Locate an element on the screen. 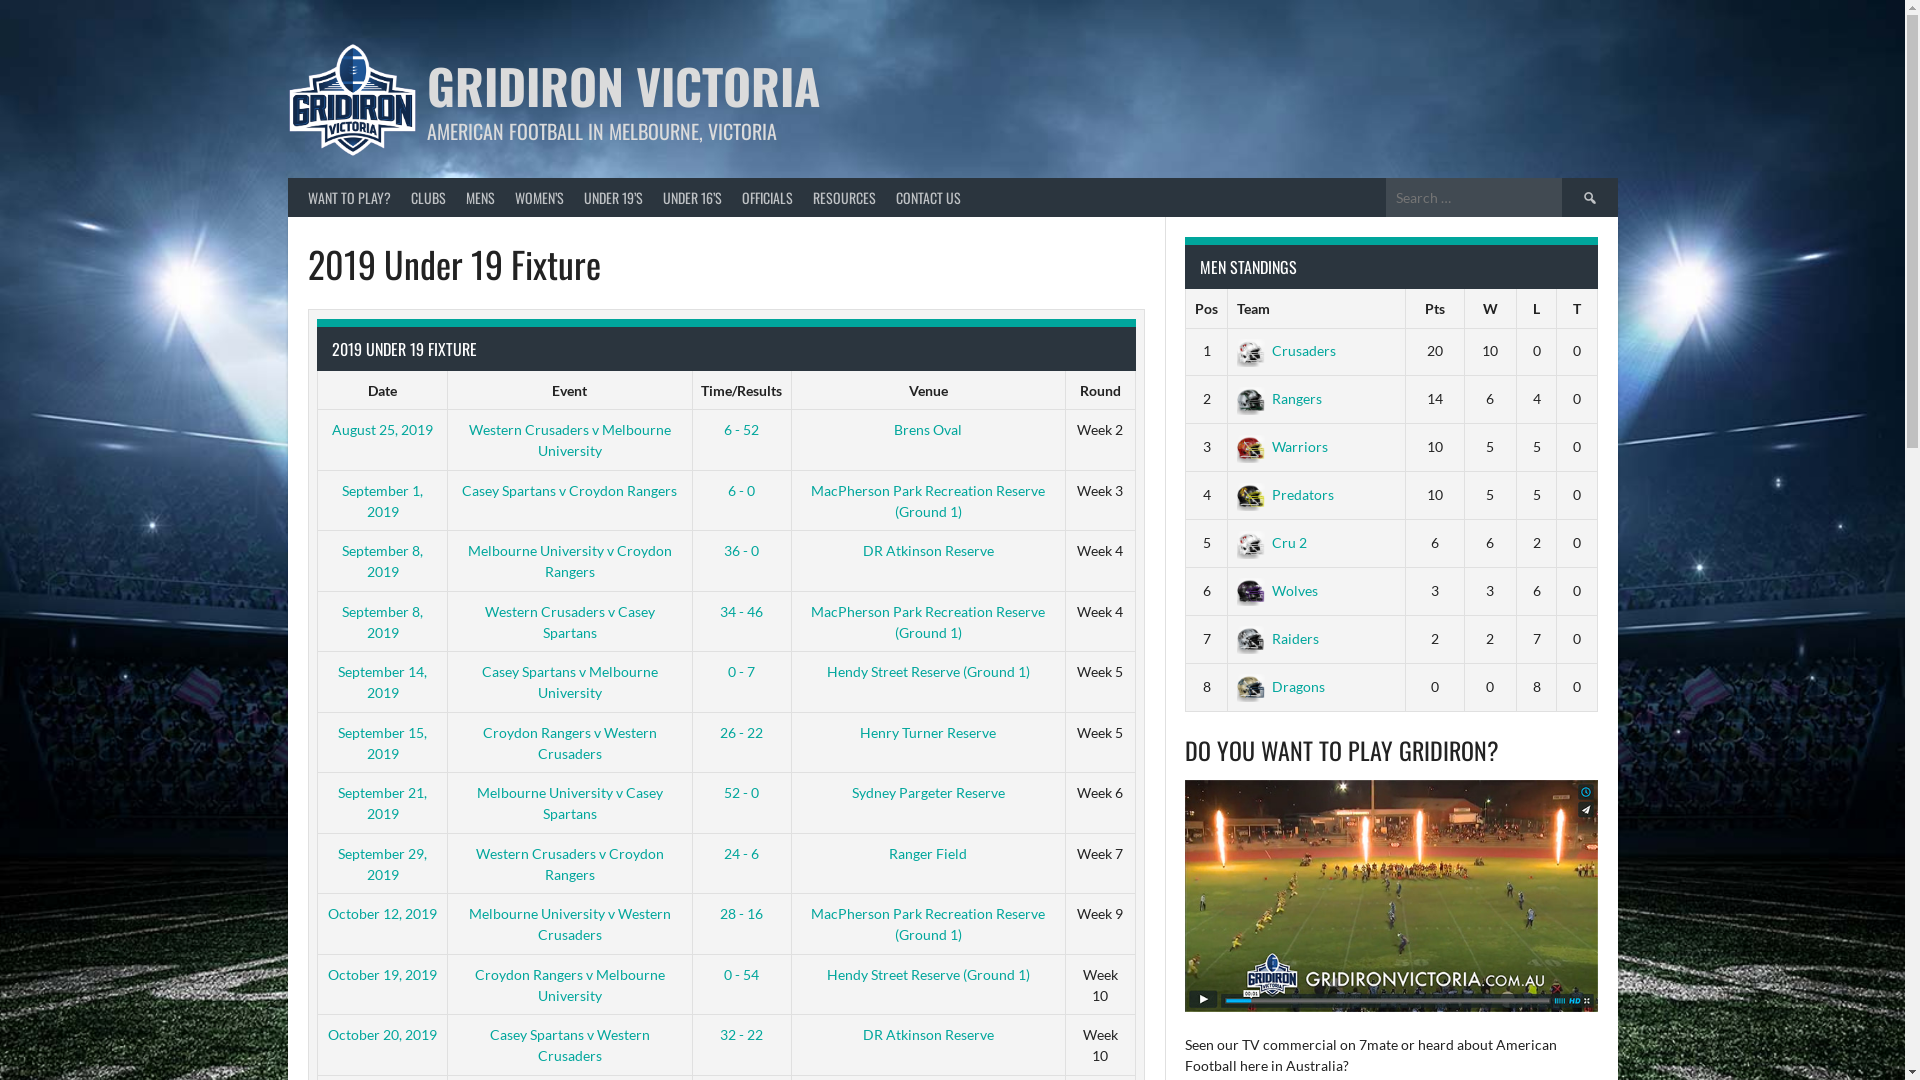 This screenshot has height=1080, width=1920. 'Raiders' is located at coordinates (1276, 638).